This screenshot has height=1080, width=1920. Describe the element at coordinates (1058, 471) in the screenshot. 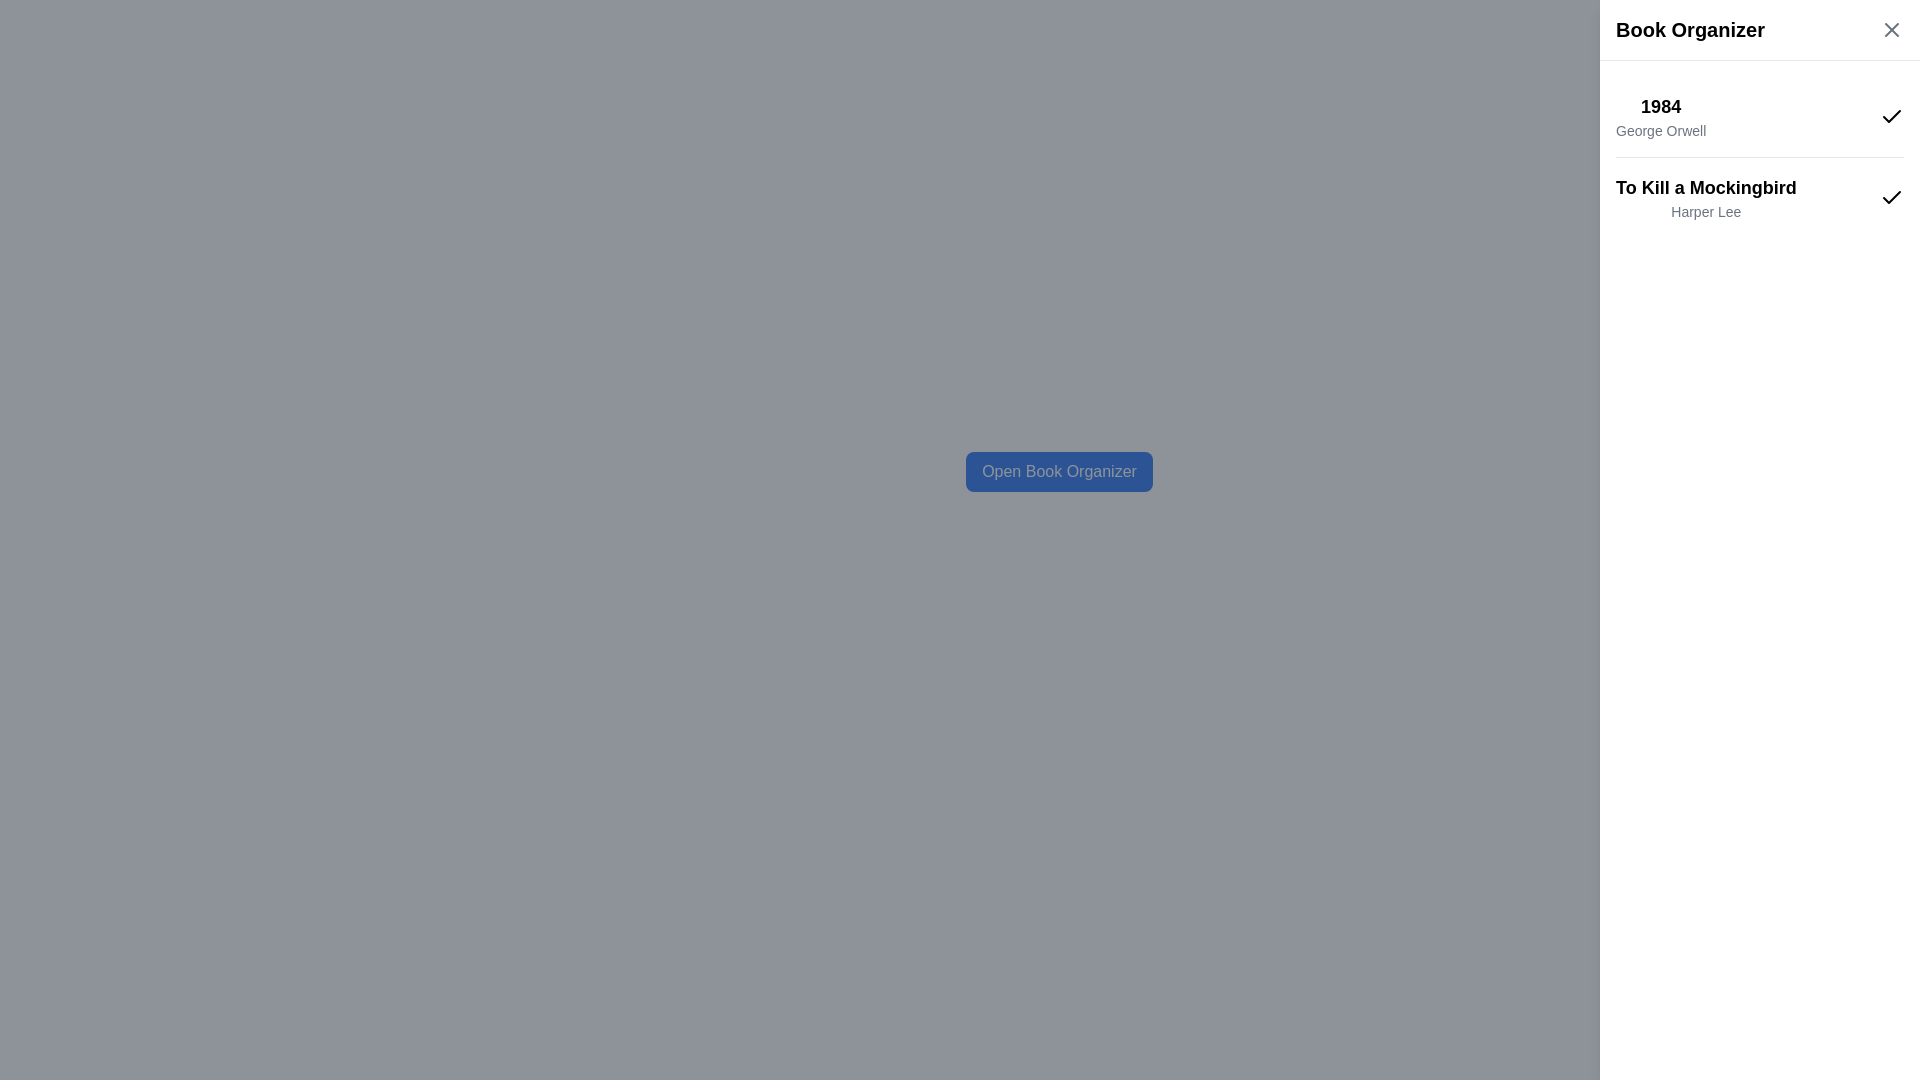

I see `the 'Book Organizer' button located centrally horizontally near the bottom edge of the gray canvas` at that location.